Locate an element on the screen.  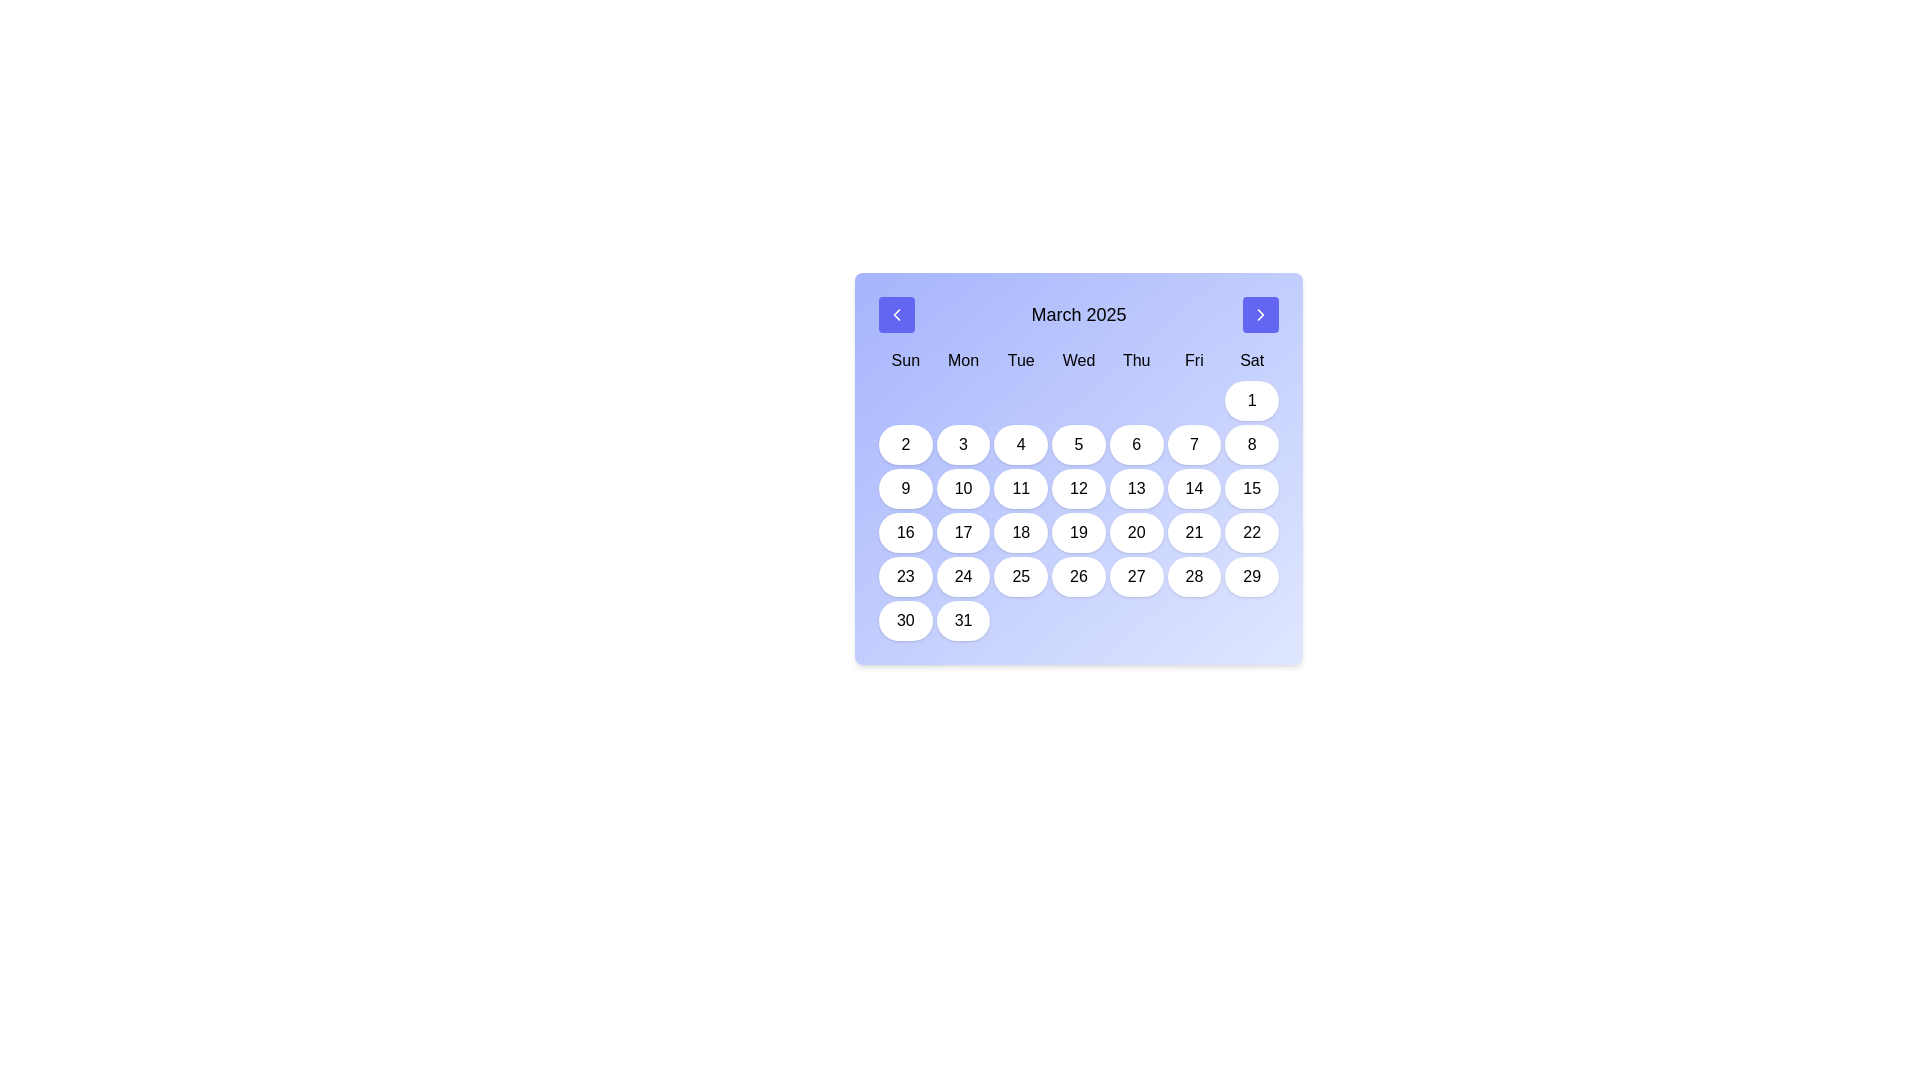
the circular button with a white background and the number '30' centered in black text, located in the last row, first column of the March 2025 calendar interface is located at coordinates (904, 620).